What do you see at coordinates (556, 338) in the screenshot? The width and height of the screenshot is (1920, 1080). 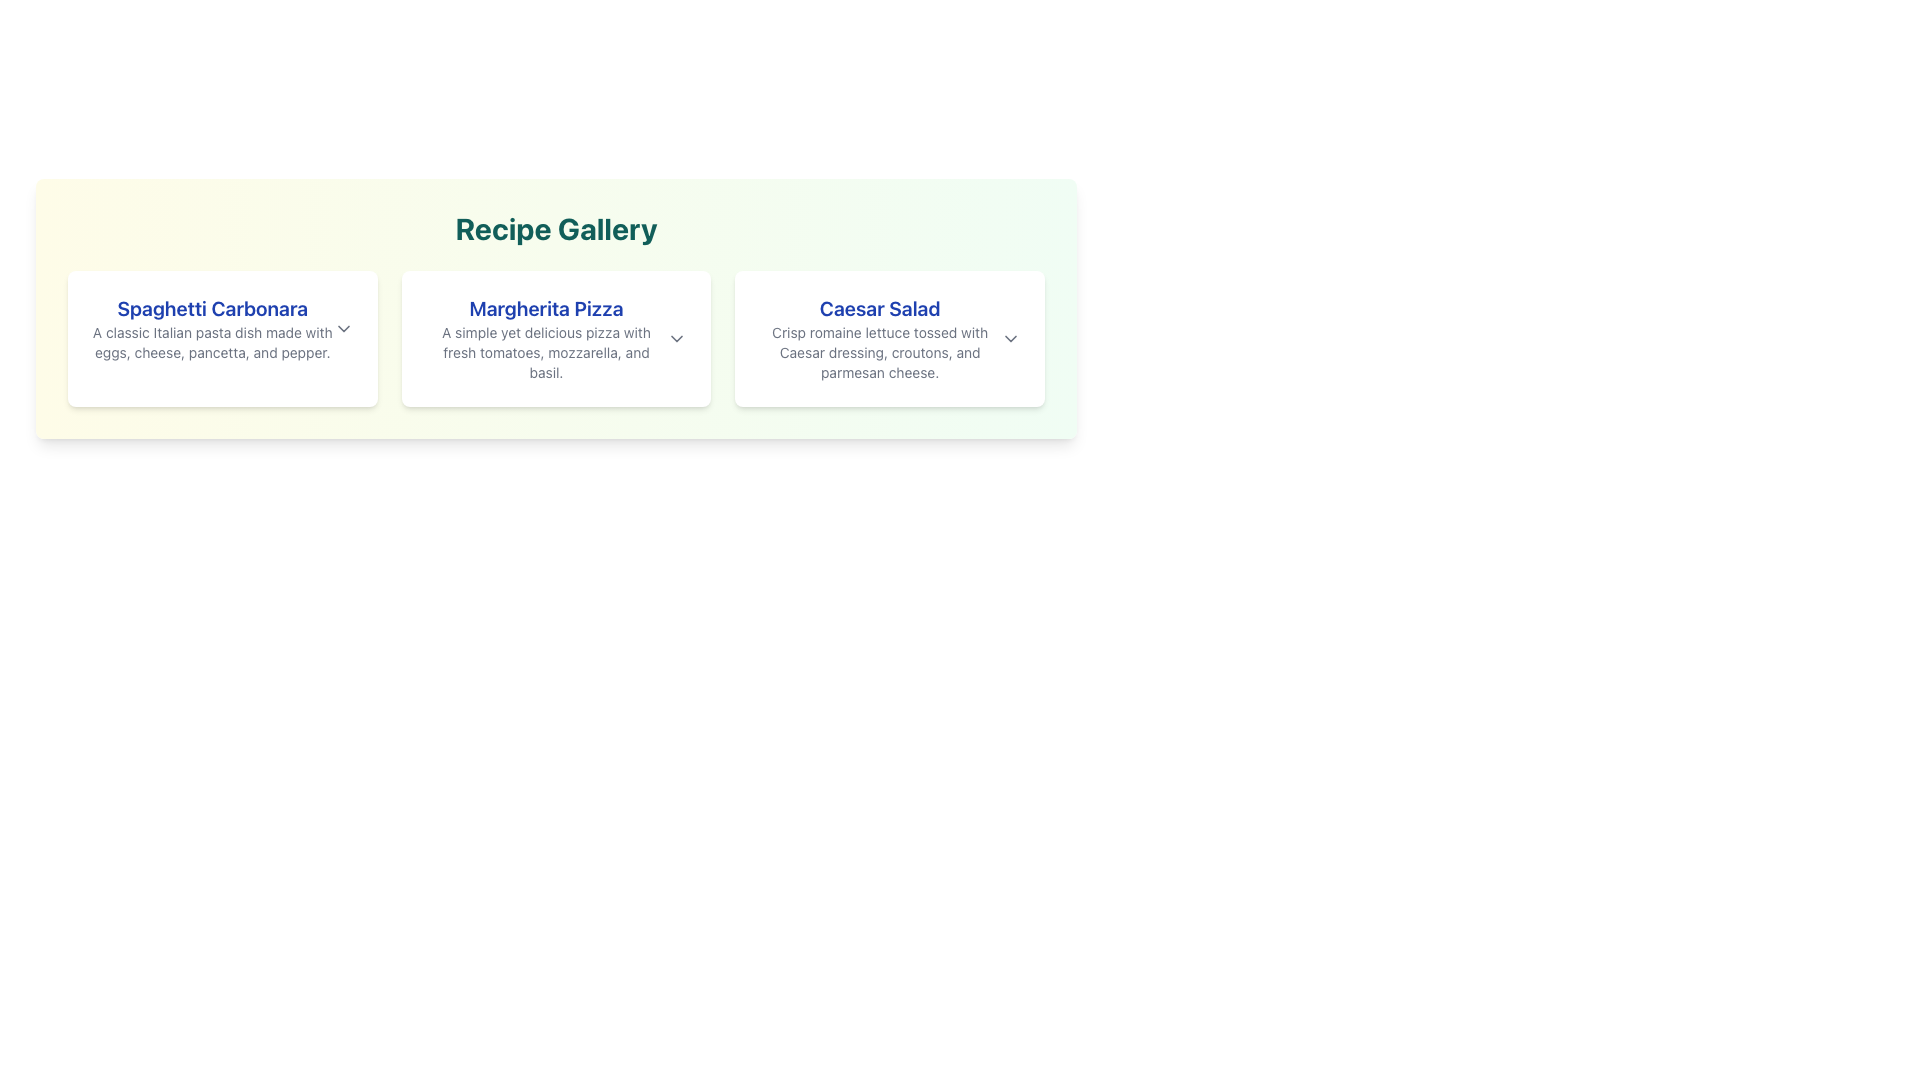 I see `the informational card titled 'Margherita Pizza'` at bounding box center [556, 338].